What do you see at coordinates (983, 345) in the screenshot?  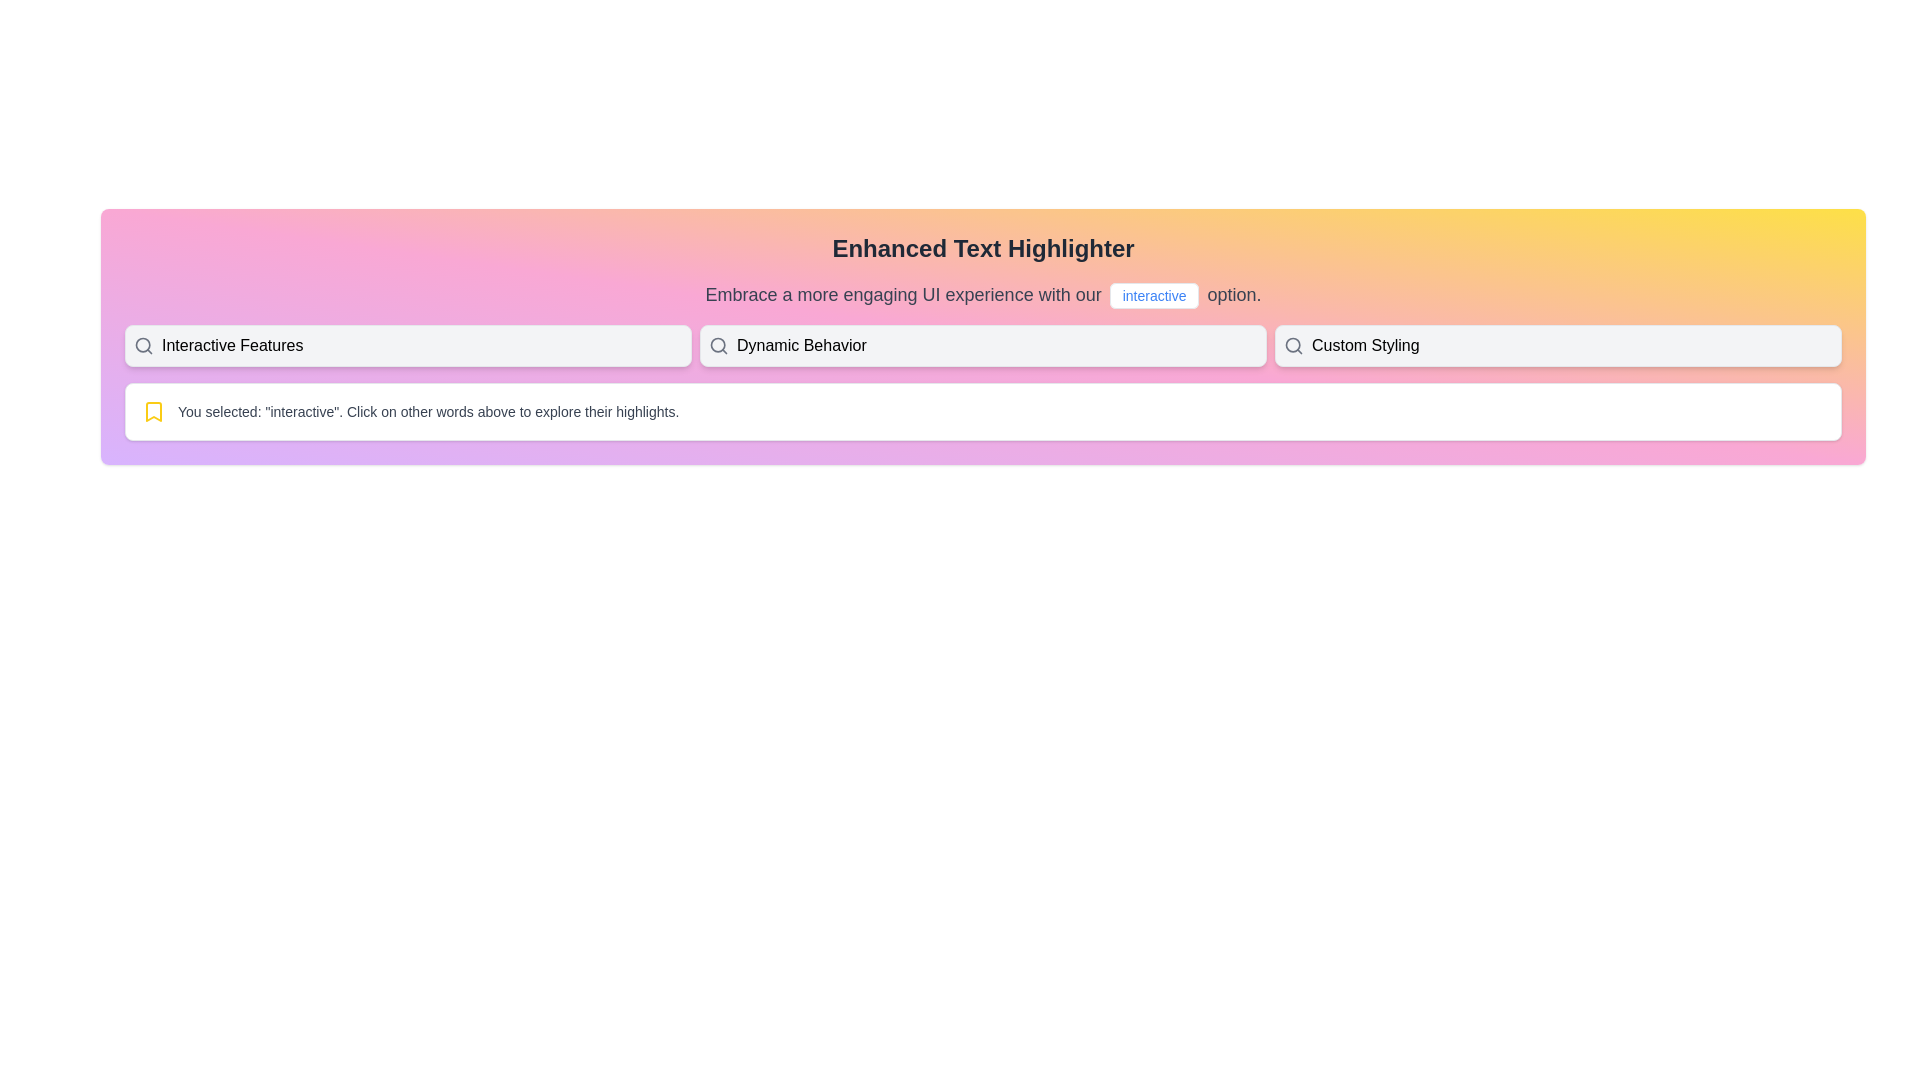 I see `the middle selectable item labeled 'Dynamic Behavior' in the horizontal row of items` at bounding box center [983, 345].